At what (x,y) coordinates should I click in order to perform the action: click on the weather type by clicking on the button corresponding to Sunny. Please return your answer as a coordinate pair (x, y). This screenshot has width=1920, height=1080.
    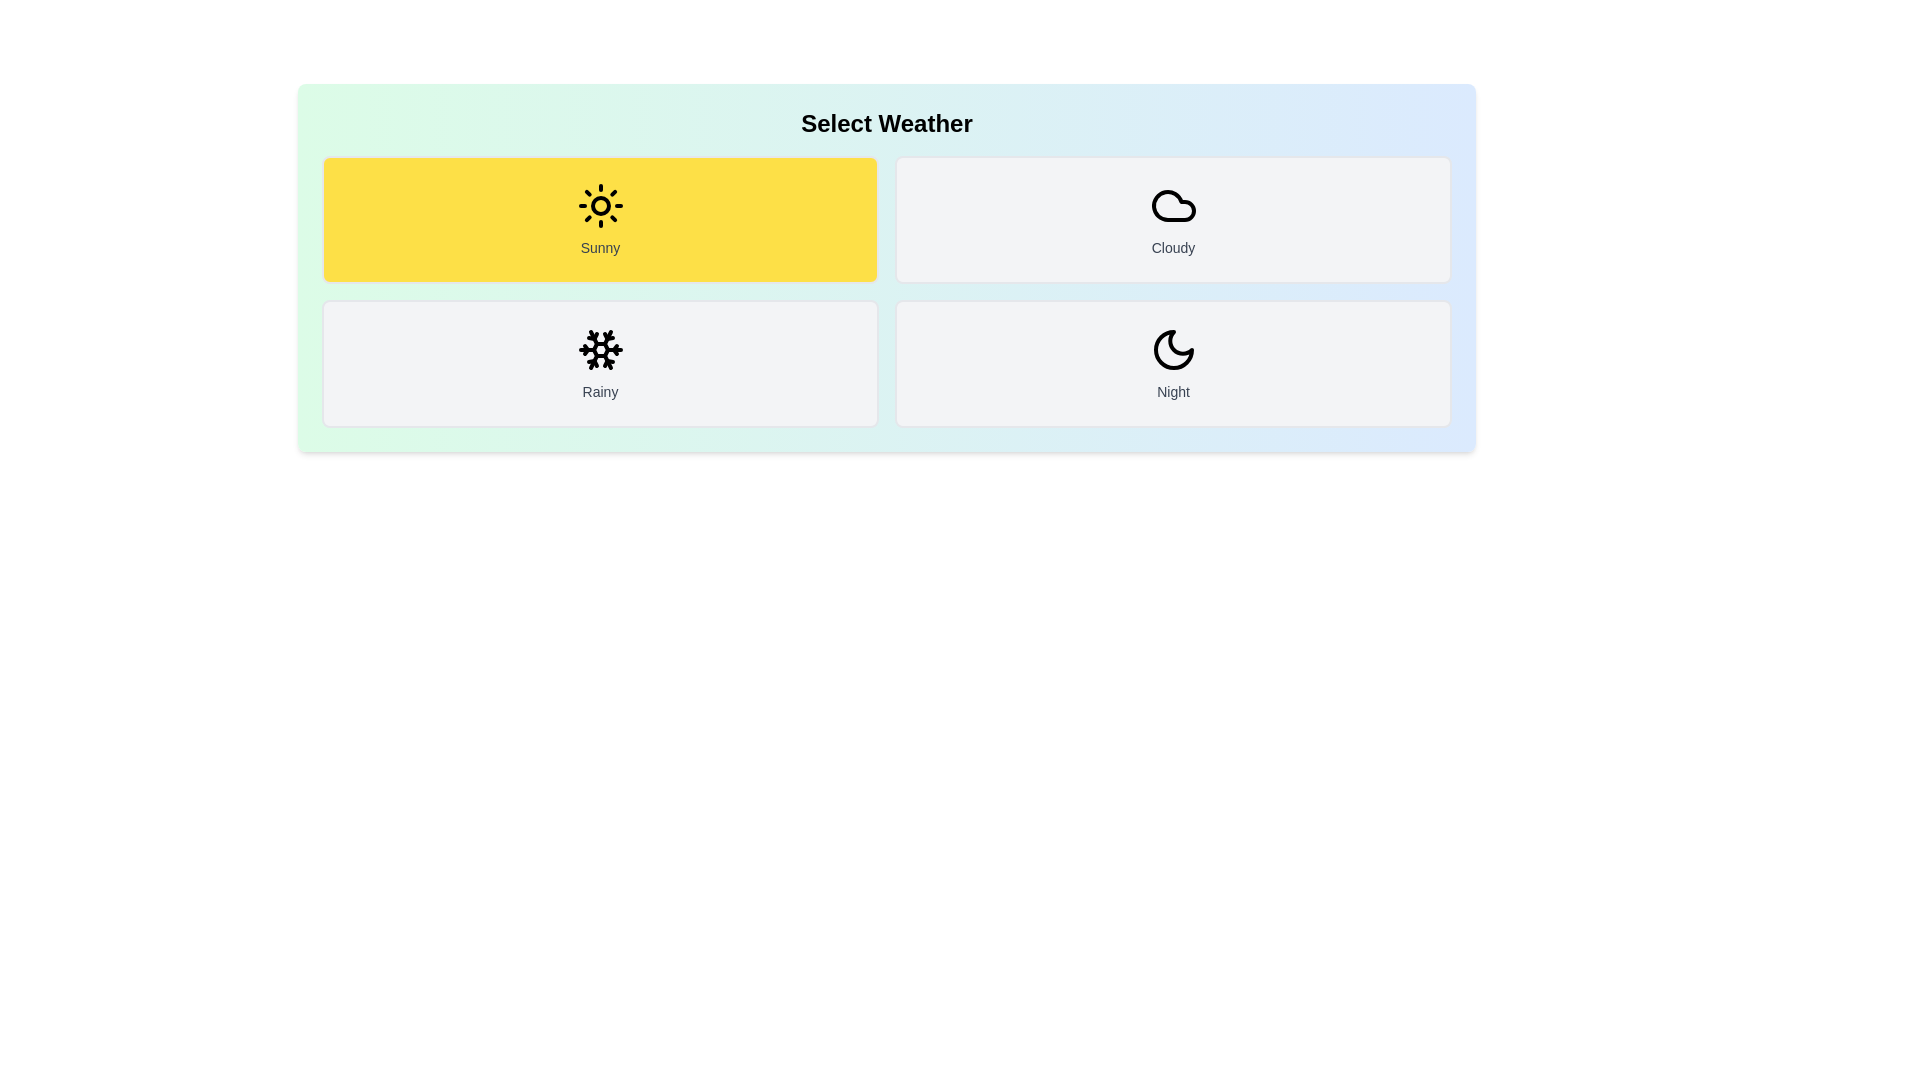
    Looking at the image, I should click on (599, 219).